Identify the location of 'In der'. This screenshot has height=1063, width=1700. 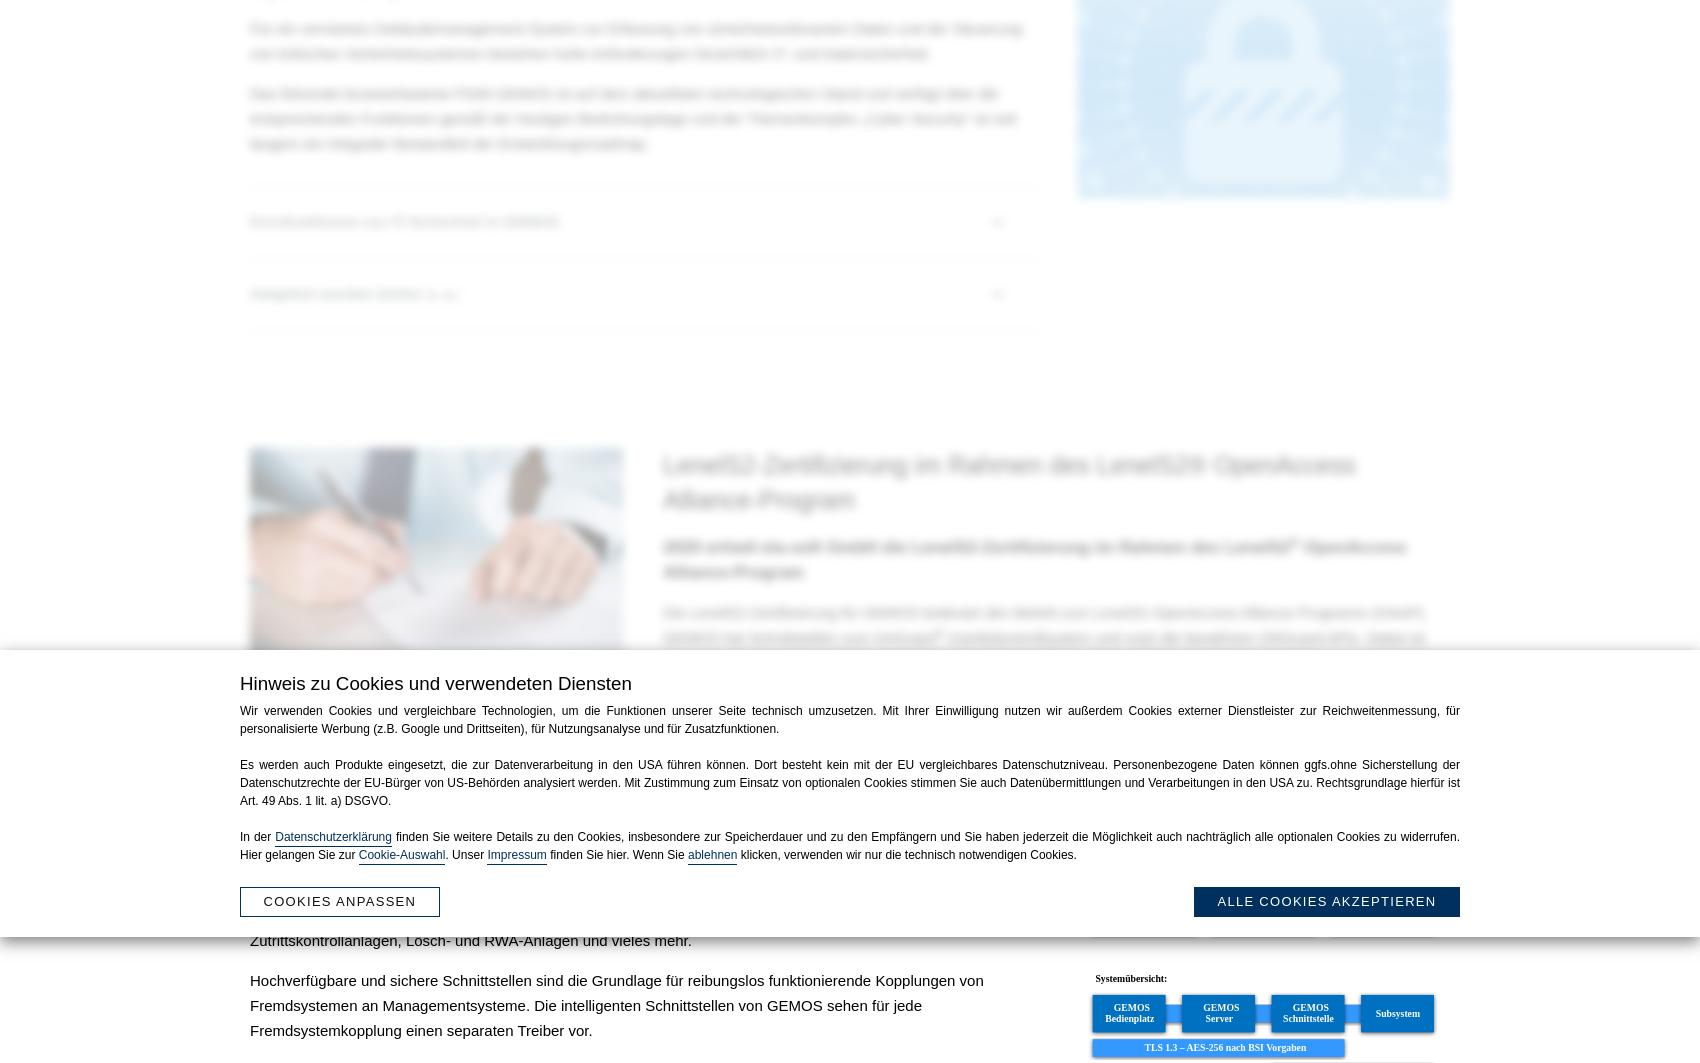
(257, 836).